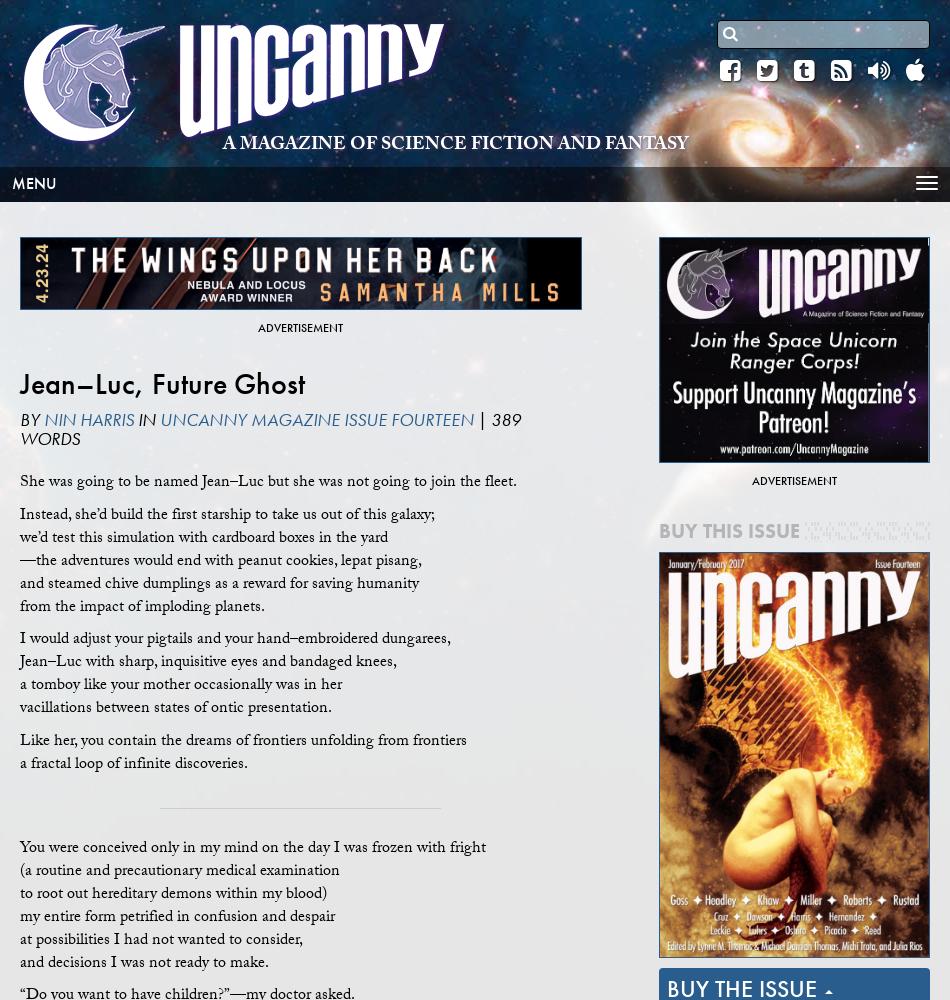 The height and width of the screenshot is (1000, 950). Describe the element at coordinates (174, 707) in the screenshot. I see `'vacillations between states of ontic presentation.'` at that location.